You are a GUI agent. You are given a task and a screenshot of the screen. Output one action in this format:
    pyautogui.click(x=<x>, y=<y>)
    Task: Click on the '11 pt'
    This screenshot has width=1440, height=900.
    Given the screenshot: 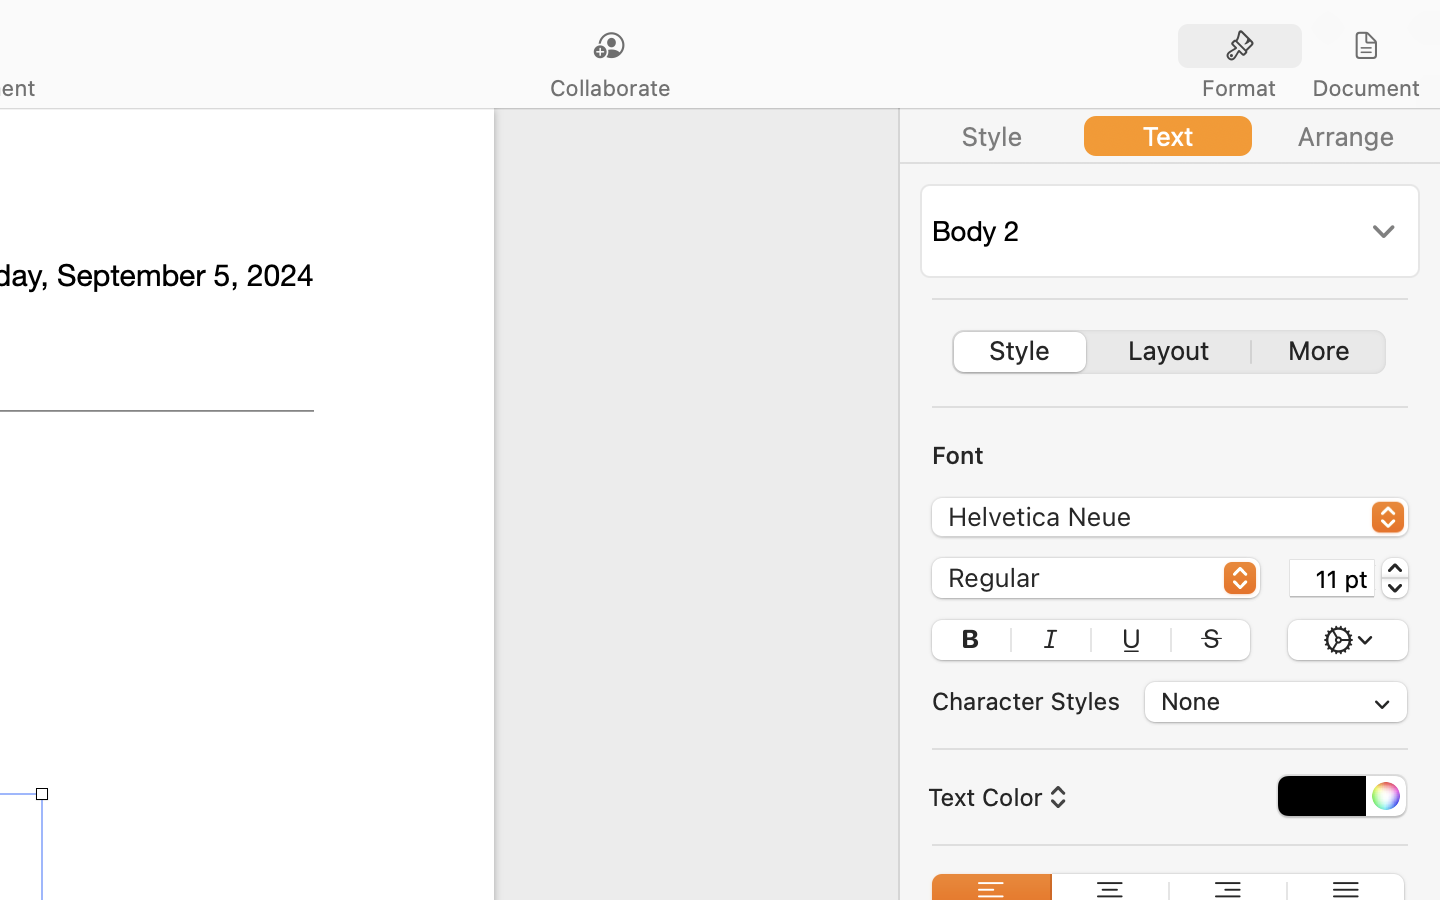 What is the action you would take?
    pyautogui.click(x=1331, y=577)
    